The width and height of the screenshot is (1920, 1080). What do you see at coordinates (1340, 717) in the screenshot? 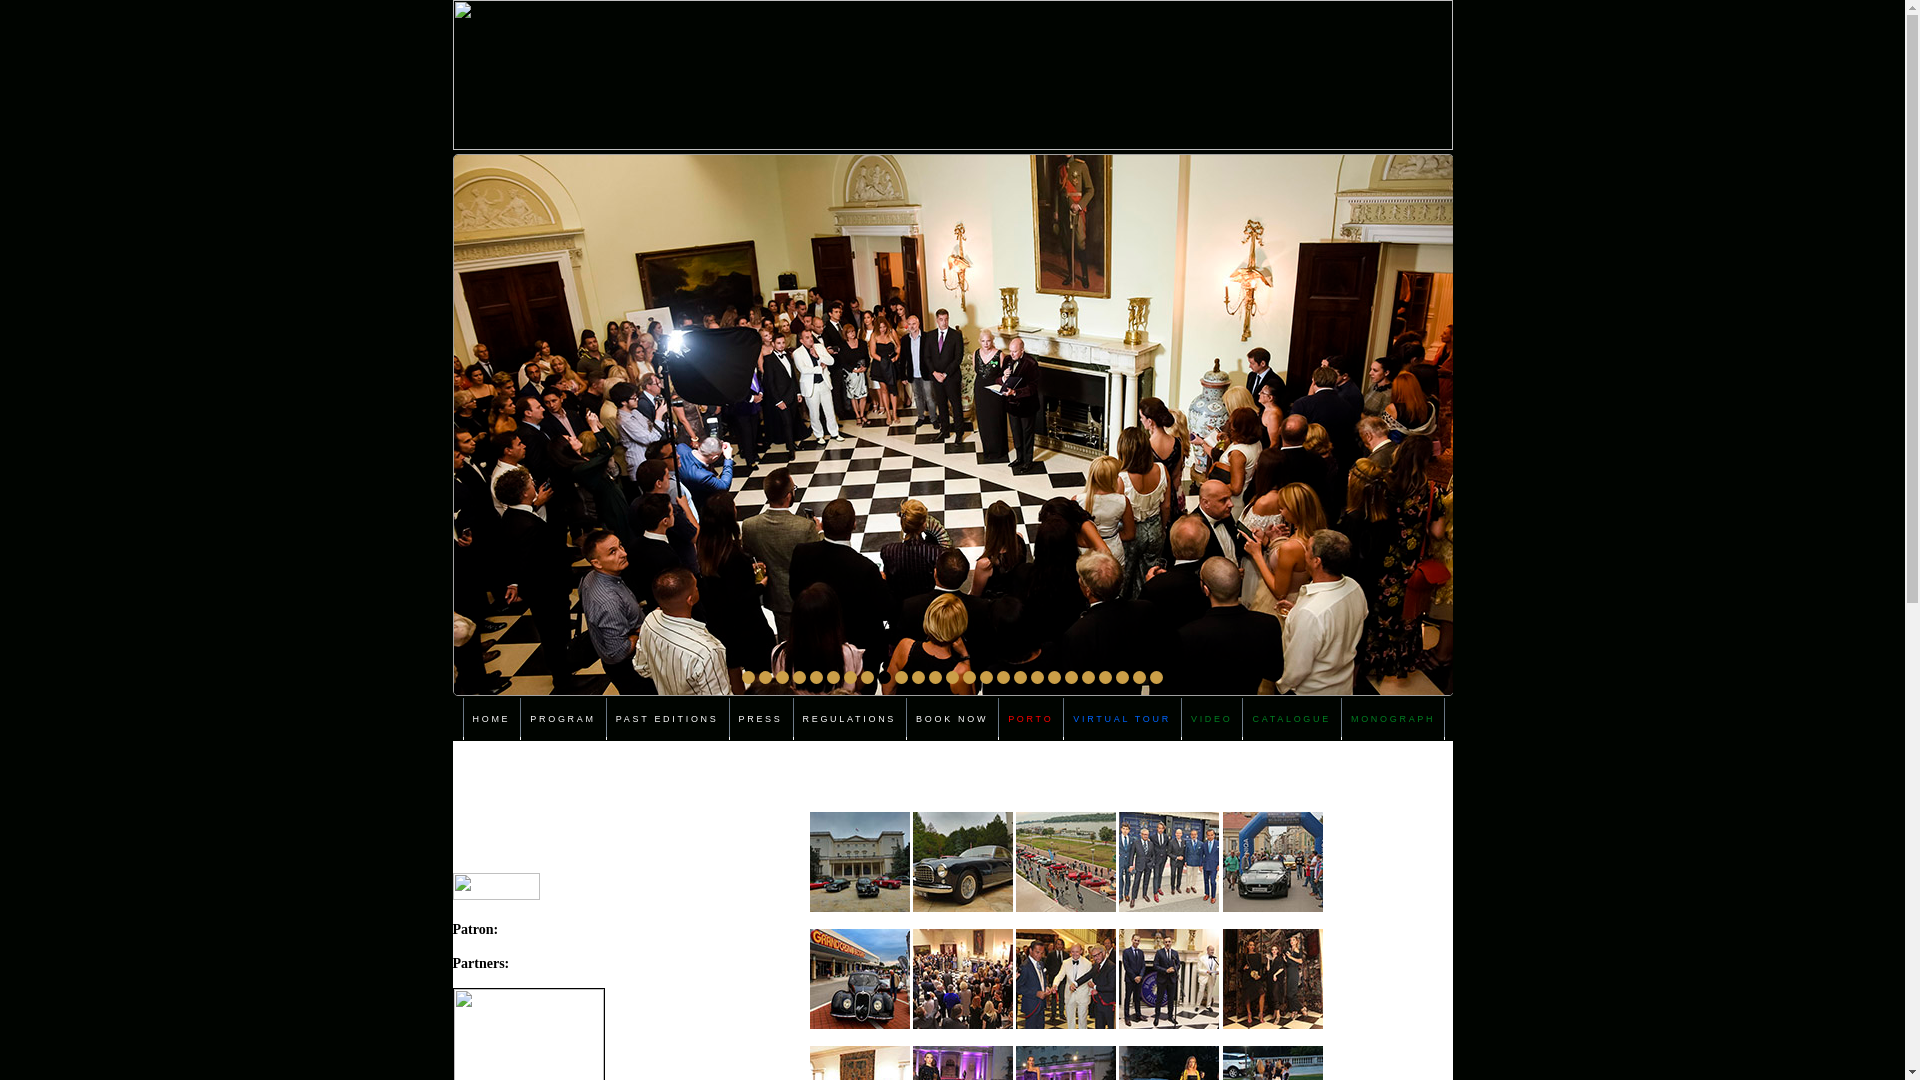
I see `'MONOGRAPH'` at bounding box center [1340, 717].